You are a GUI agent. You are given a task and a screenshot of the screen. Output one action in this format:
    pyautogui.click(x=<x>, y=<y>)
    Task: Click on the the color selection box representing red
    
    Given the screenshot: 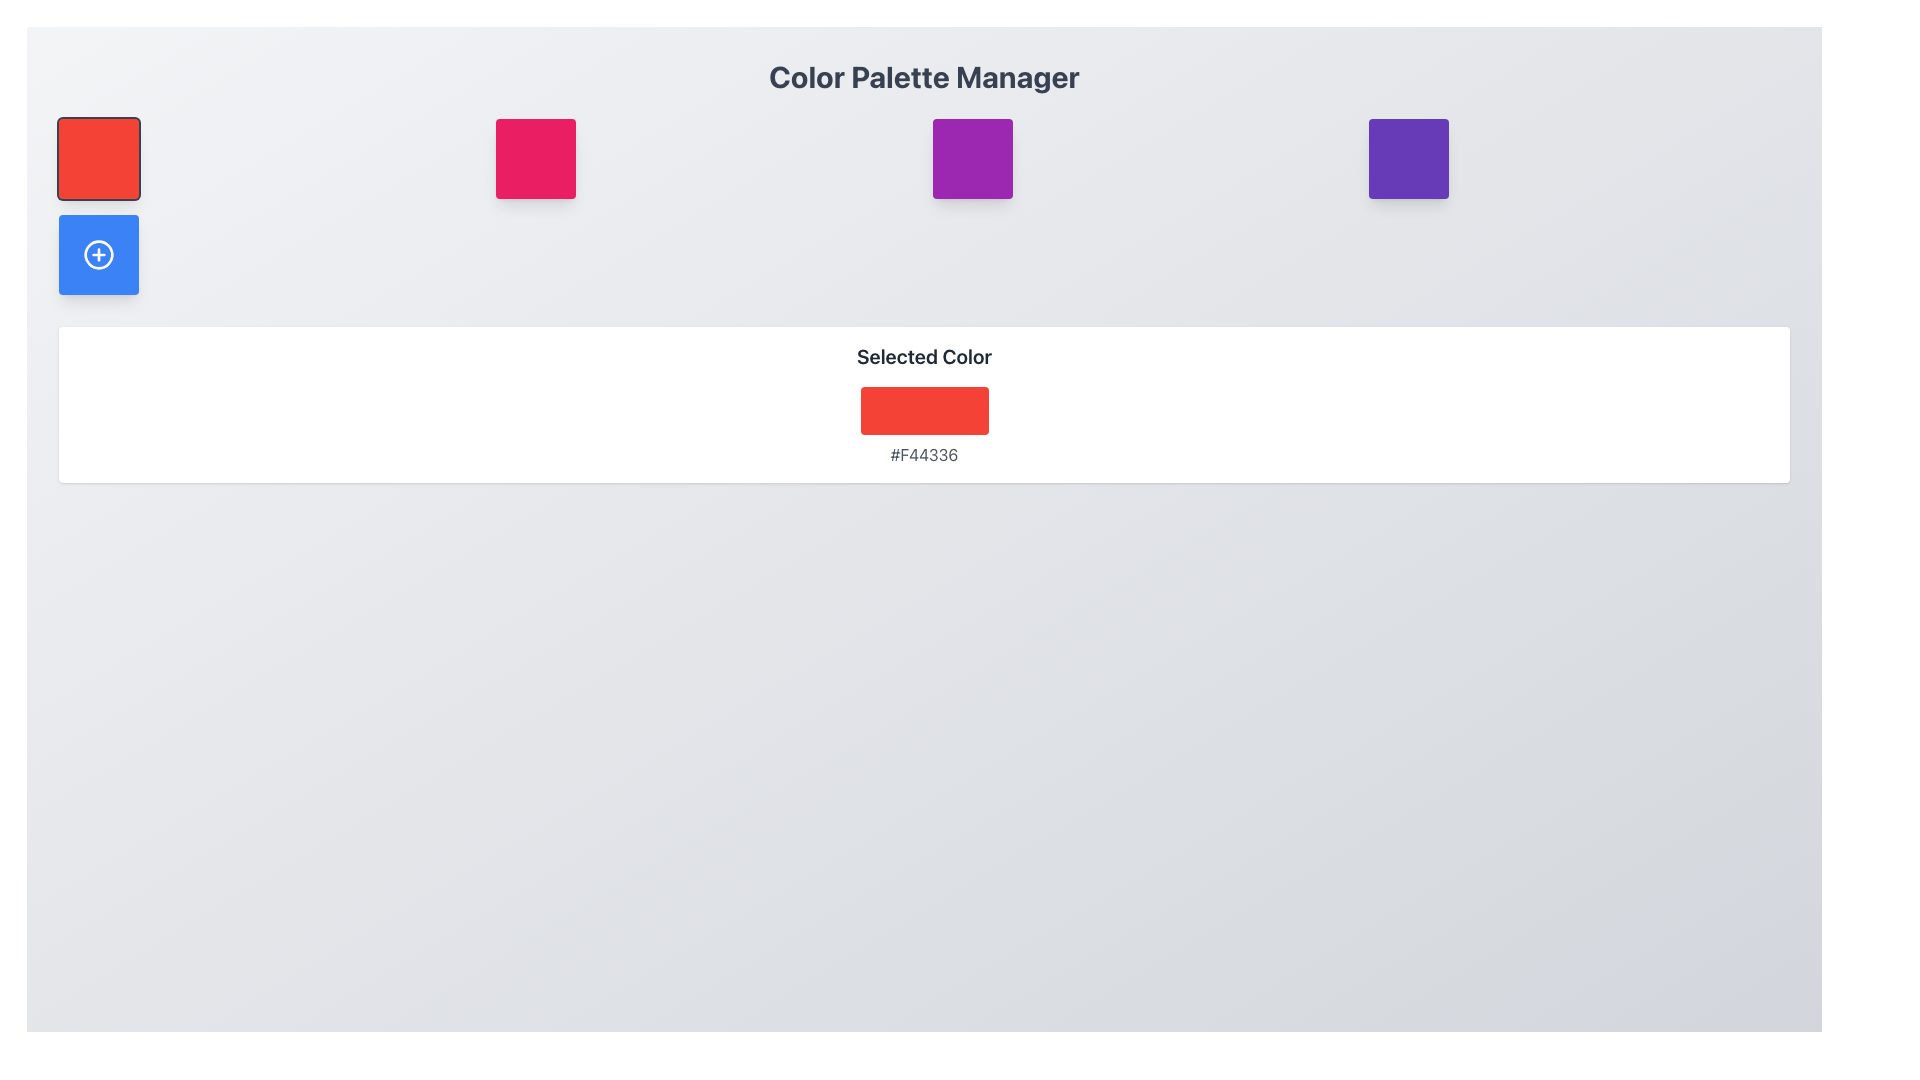 What is the action you would take?
    pyautogui.click(x=98, y=157)
    